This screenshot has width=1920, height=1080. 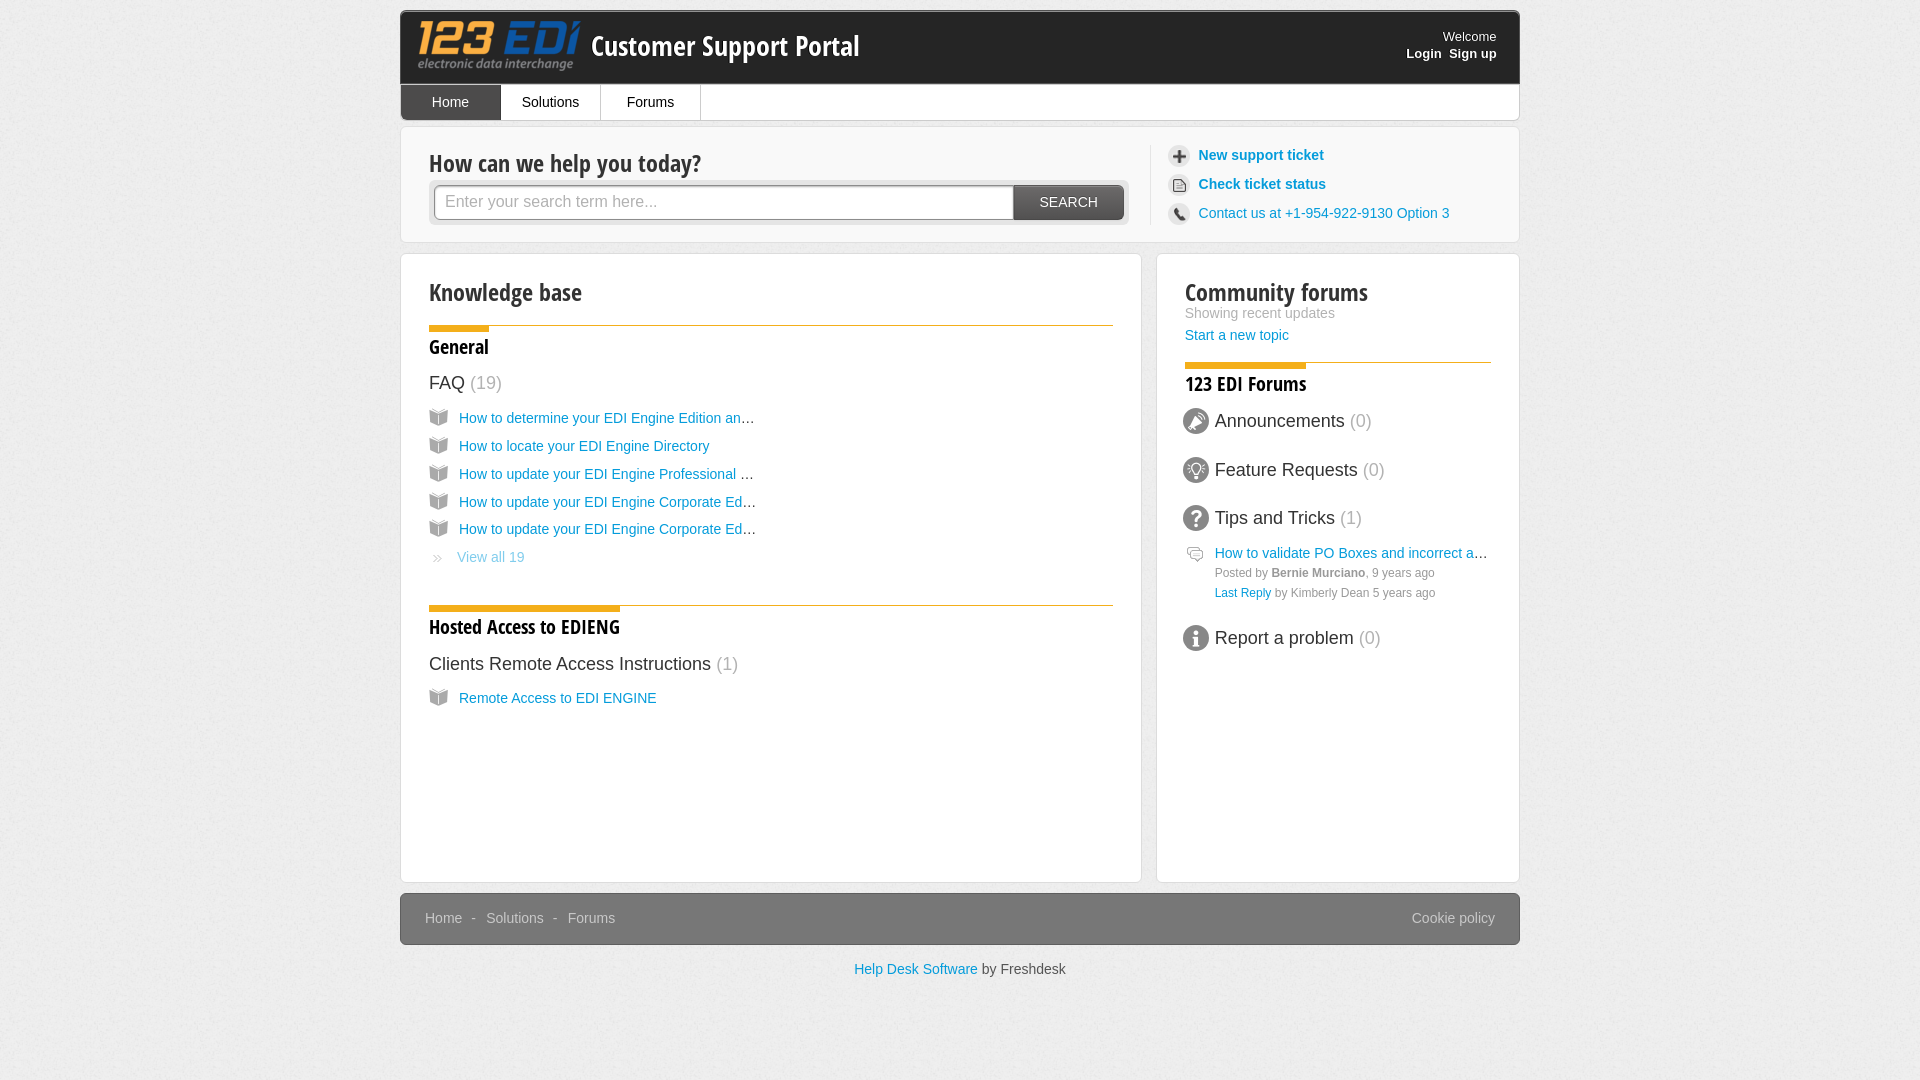 I want to click on '123 EDI Forums', so click(x=1244, y=383).